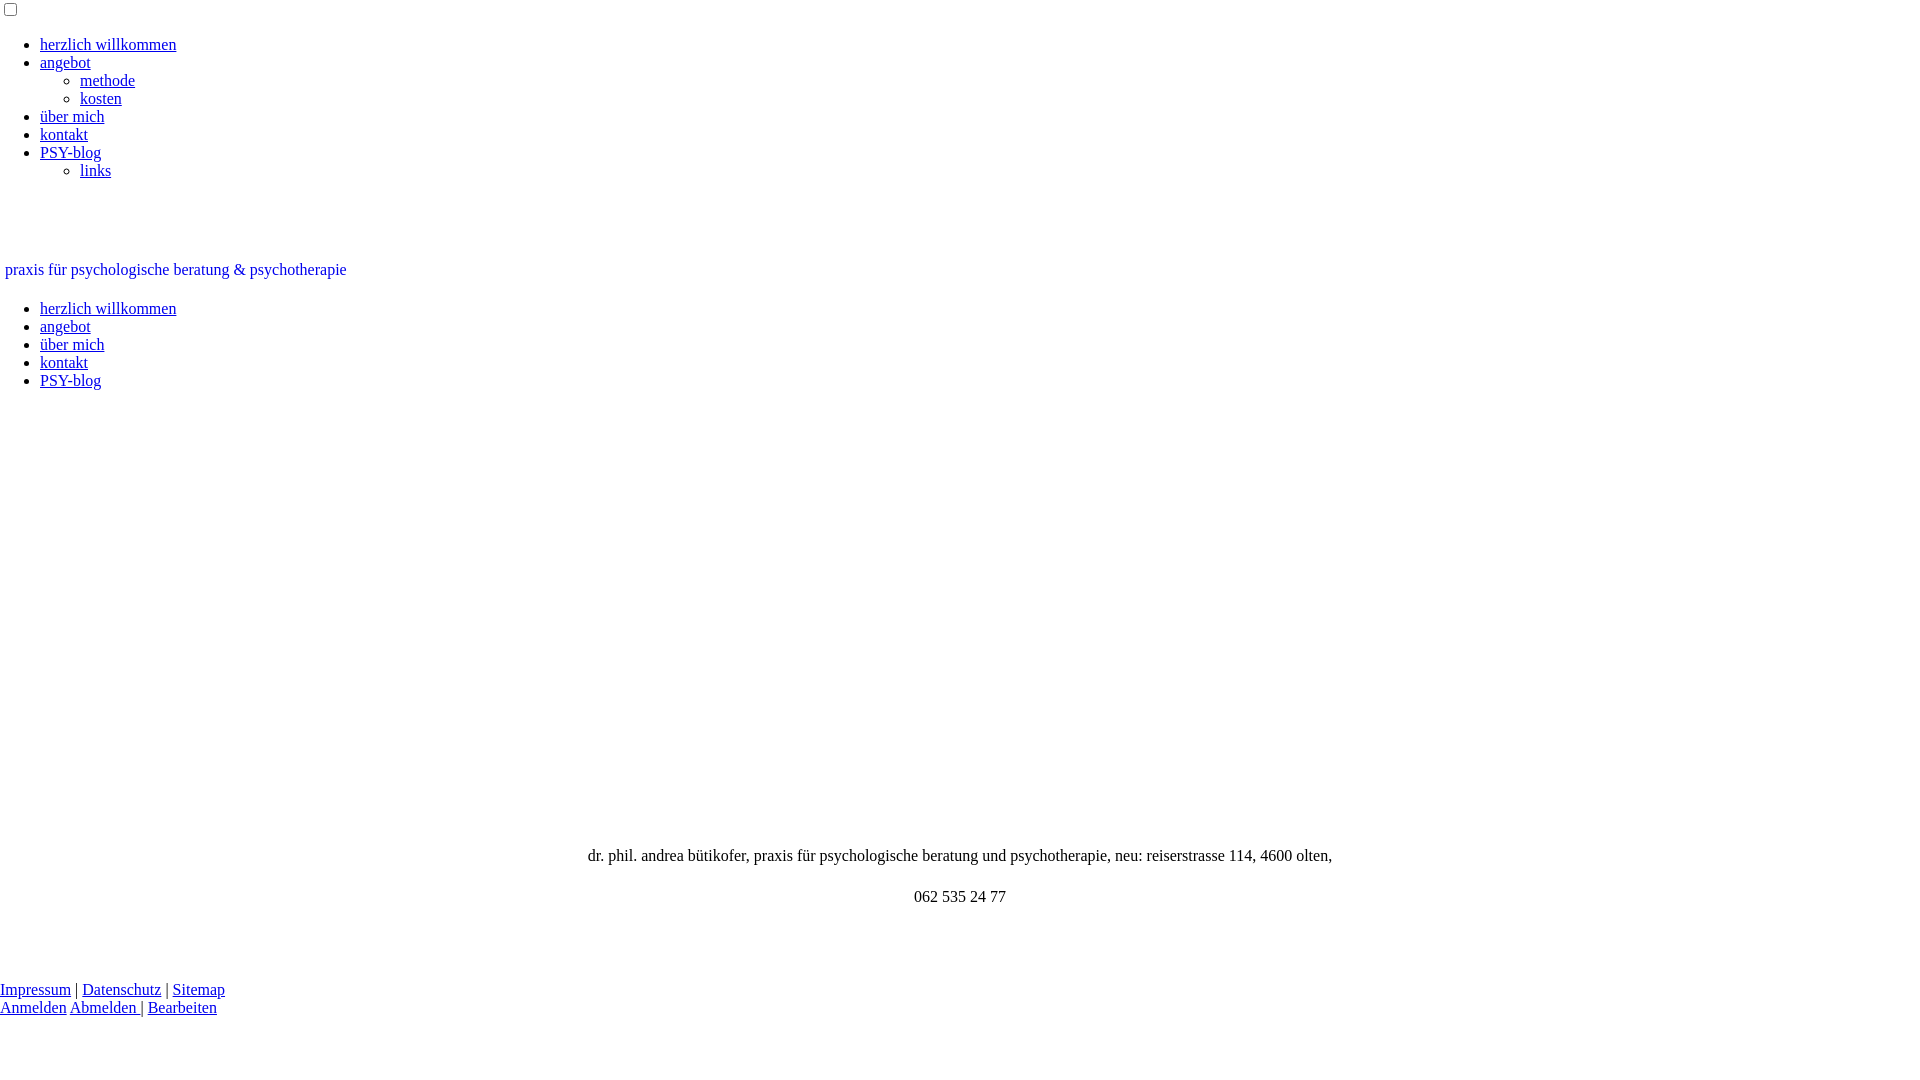 This screenshot has width=1920, height=1080. I want to click on 'Abmelden', so click(104, 1007).